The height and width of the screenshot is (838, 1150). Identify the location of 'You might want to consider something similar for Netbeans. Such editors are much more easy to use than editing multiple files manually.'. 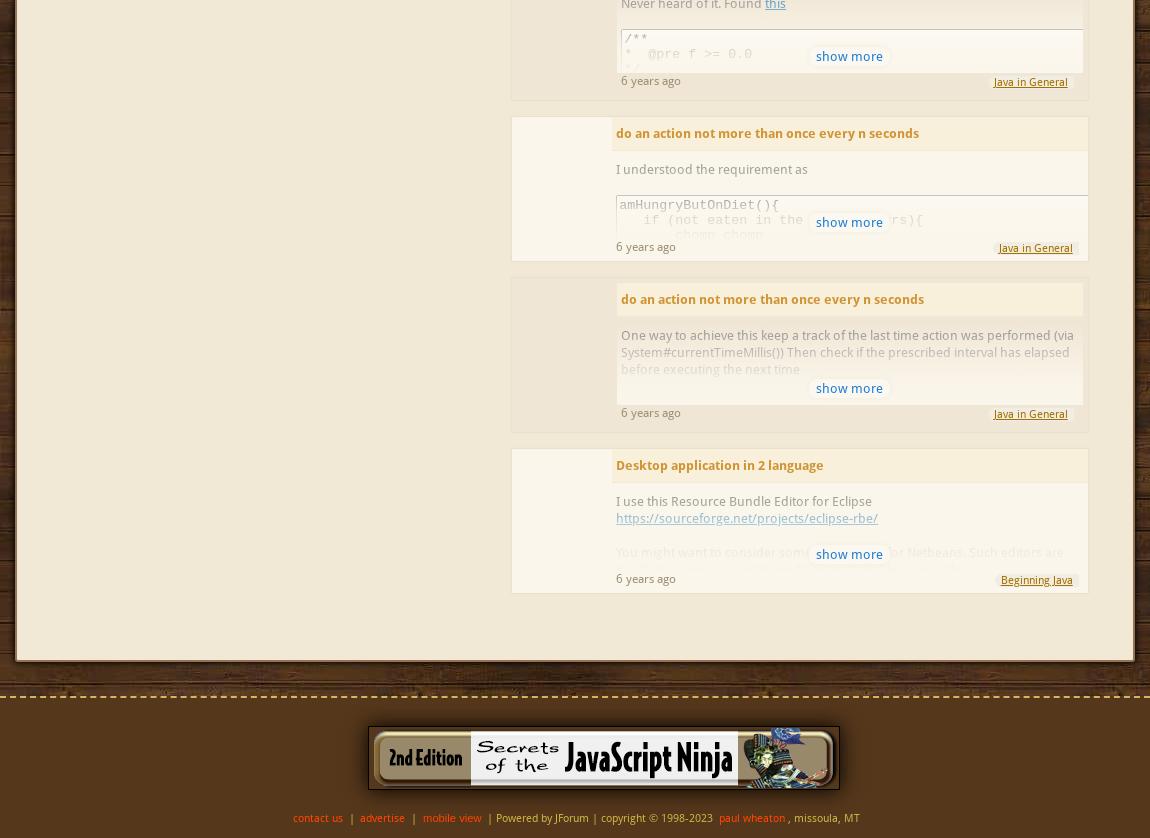
(615, 561).